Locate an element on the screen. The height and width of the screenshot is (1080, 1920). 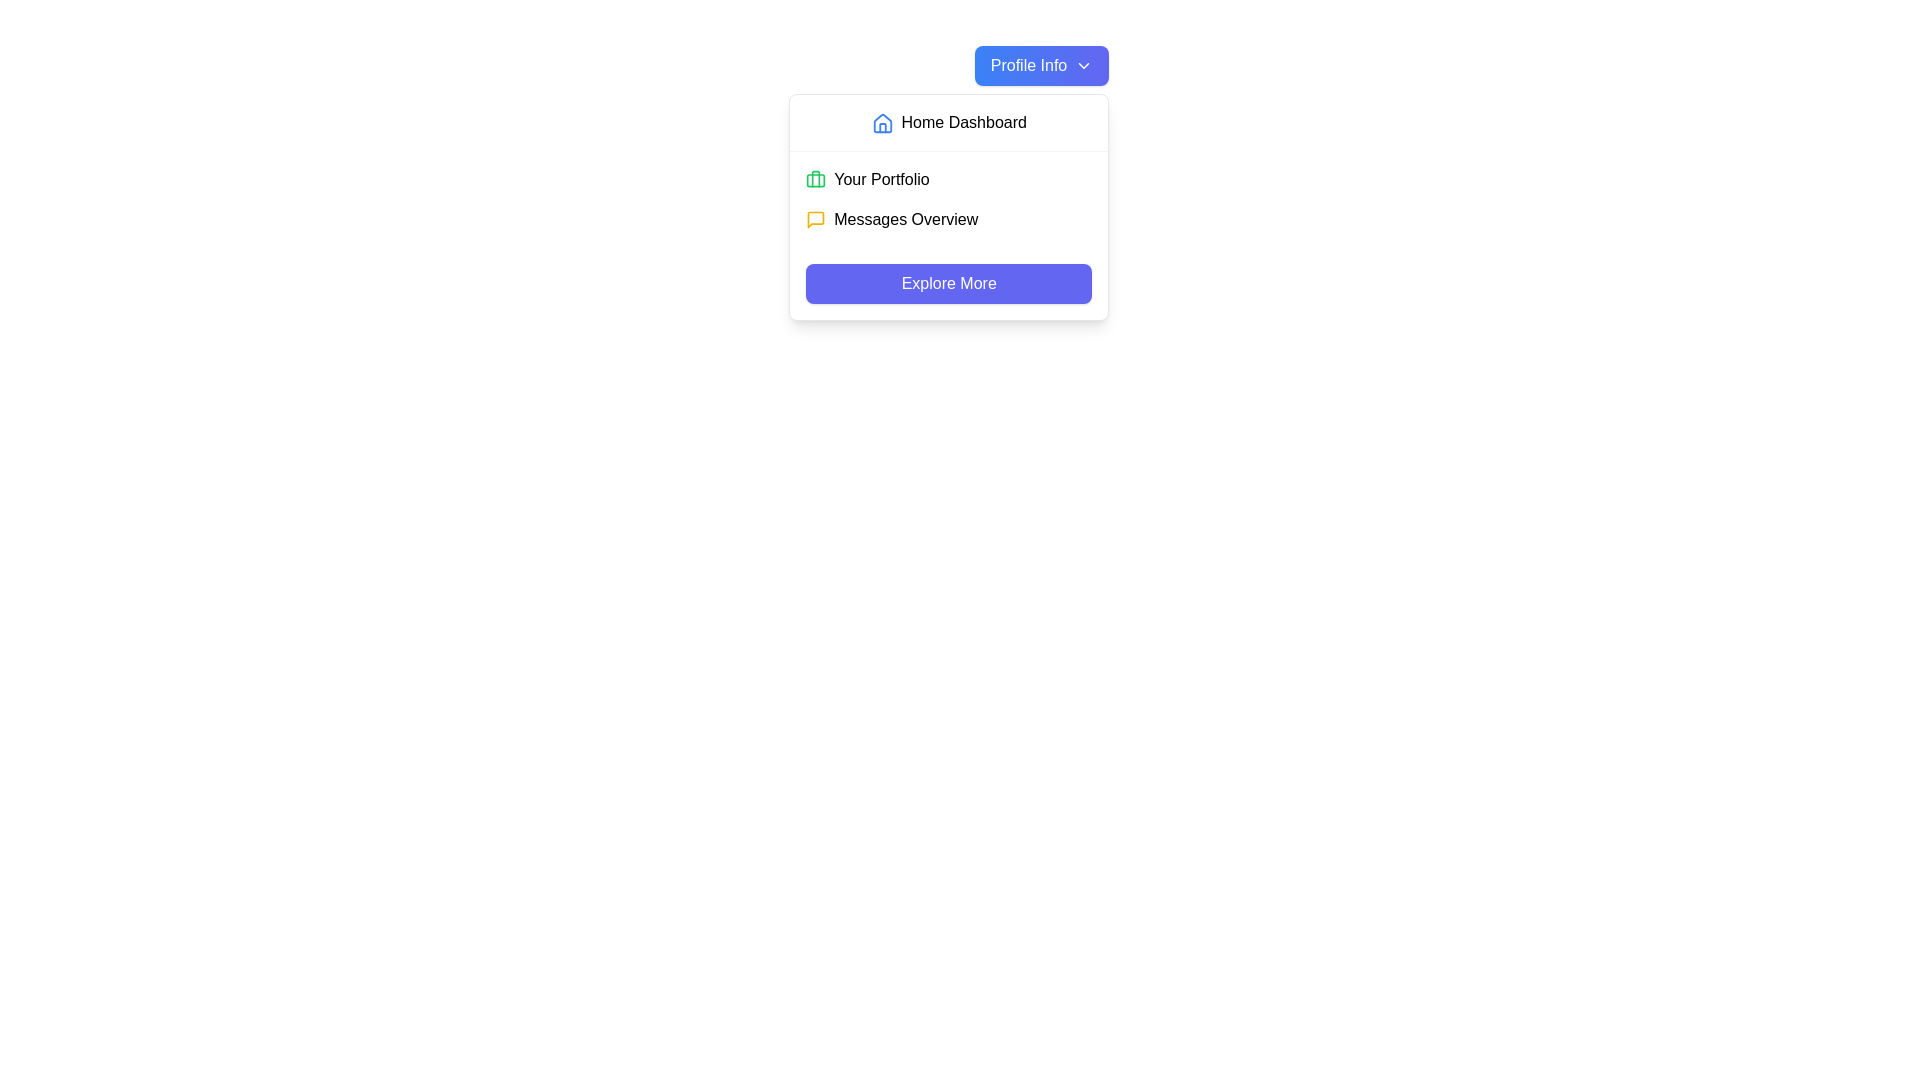
the downward chevron indicator located to the right of the 'Profile Info' text is located at coordinates (1083, 64).